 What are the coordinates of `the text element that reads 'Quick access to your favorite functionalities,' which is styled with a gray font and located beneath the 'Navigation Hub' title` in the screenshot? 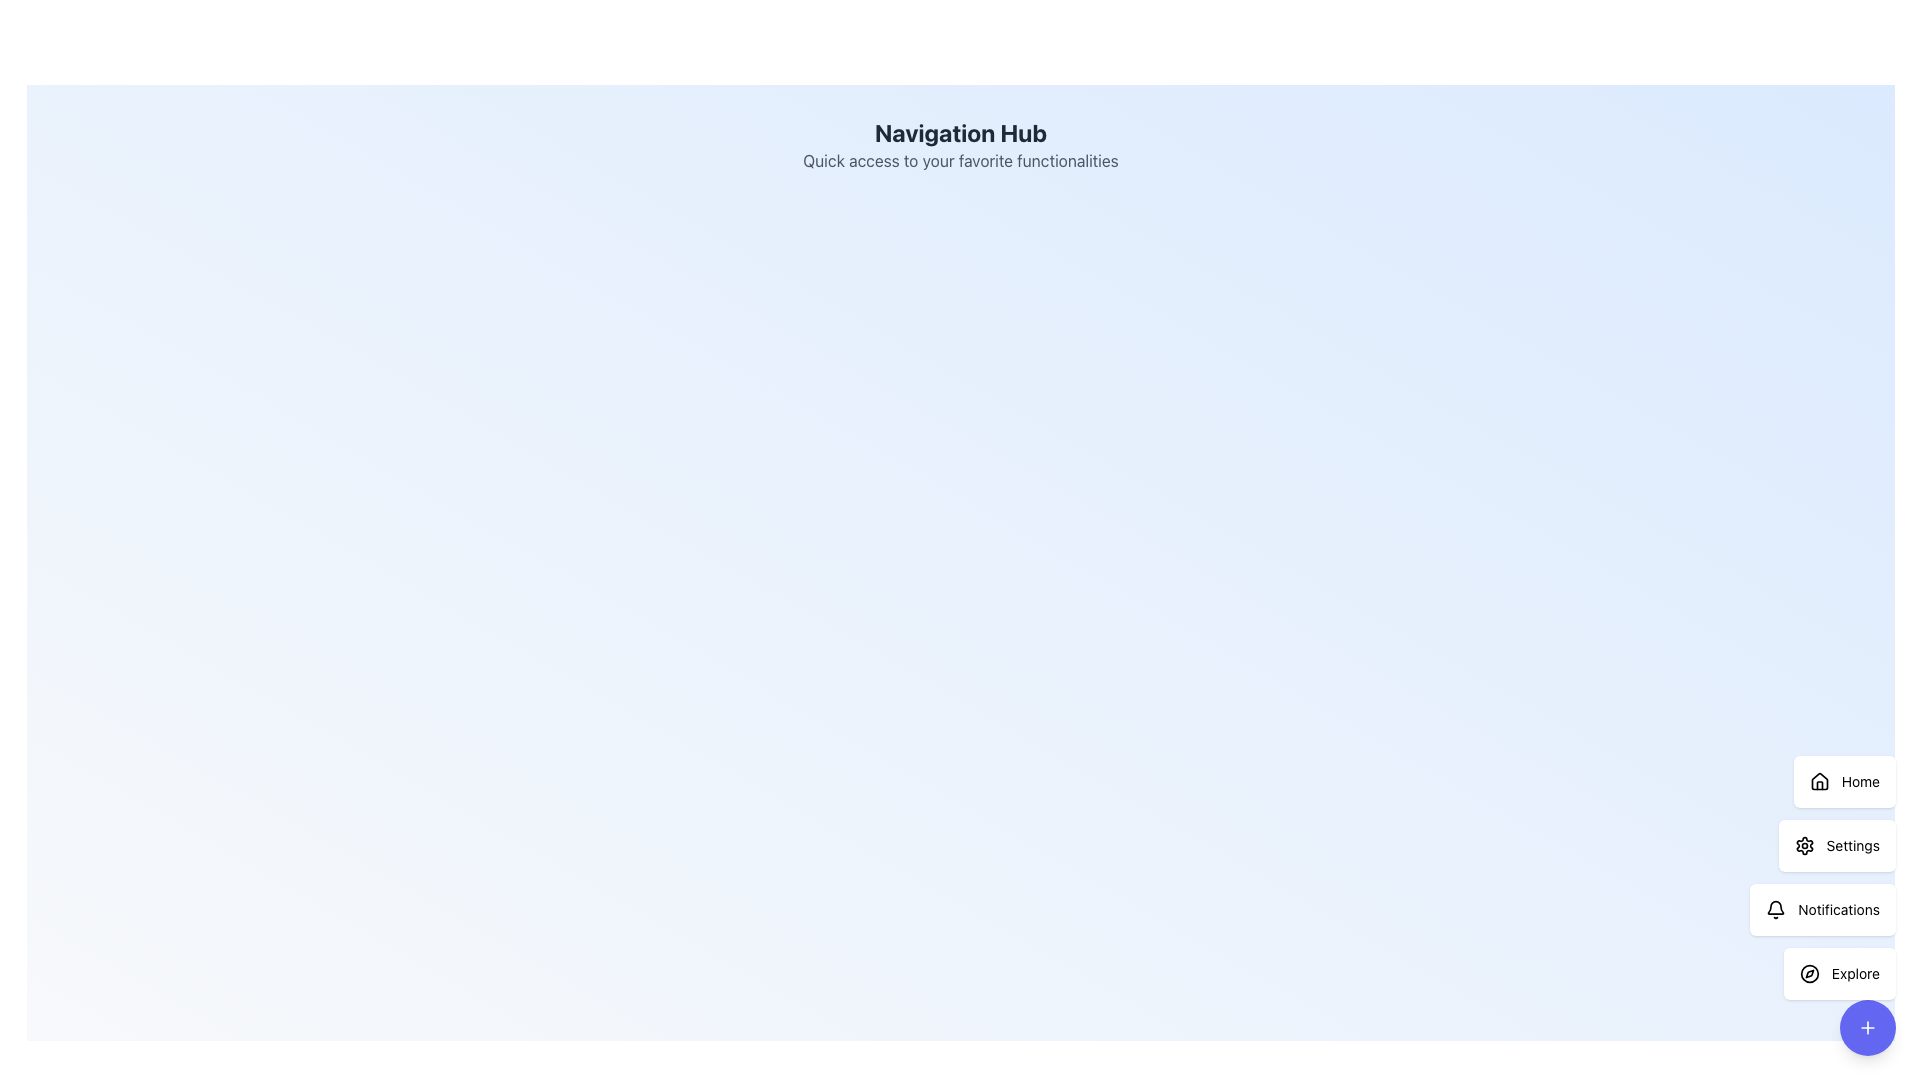 It's located at (960, 160).